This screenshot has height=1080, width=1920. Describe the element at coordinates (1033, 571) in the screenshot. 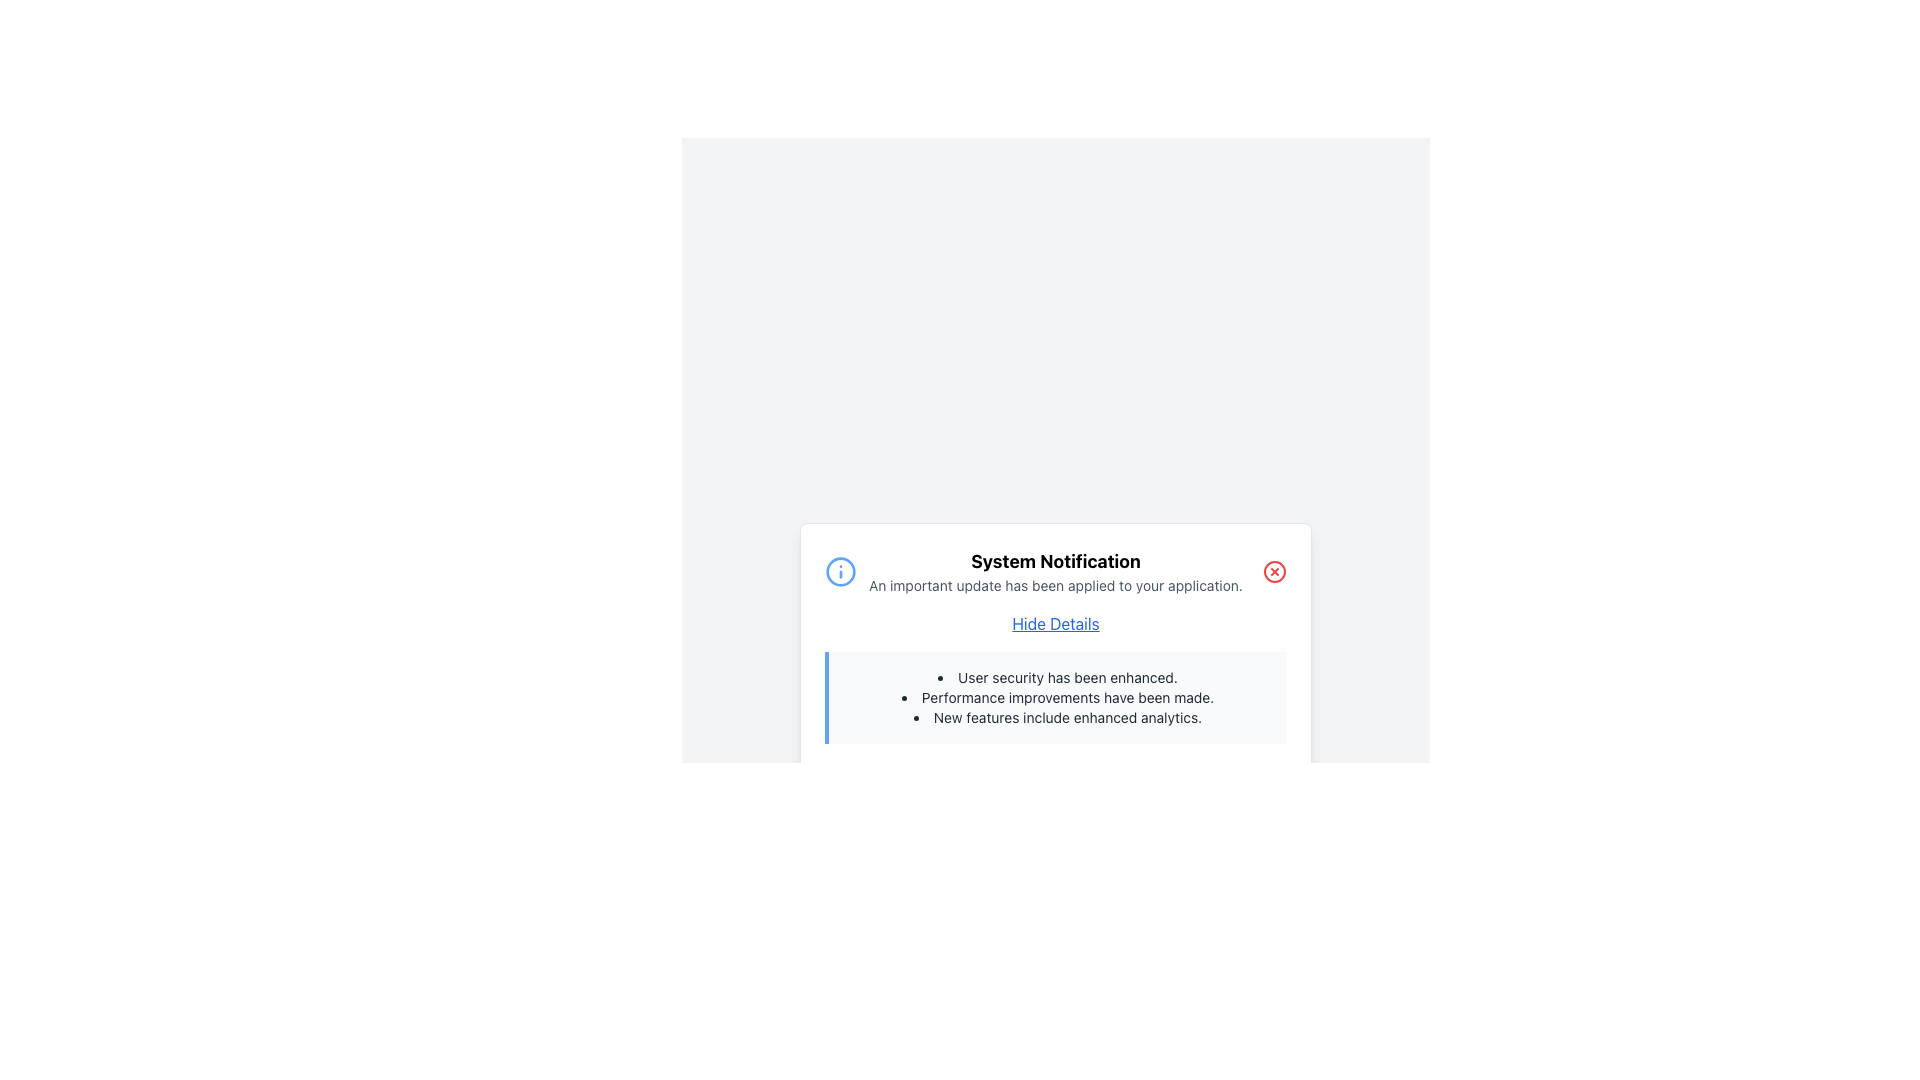

I see `the Notification Header element that notifies the user about application updates, located at the center top part of the notification box` at that location.